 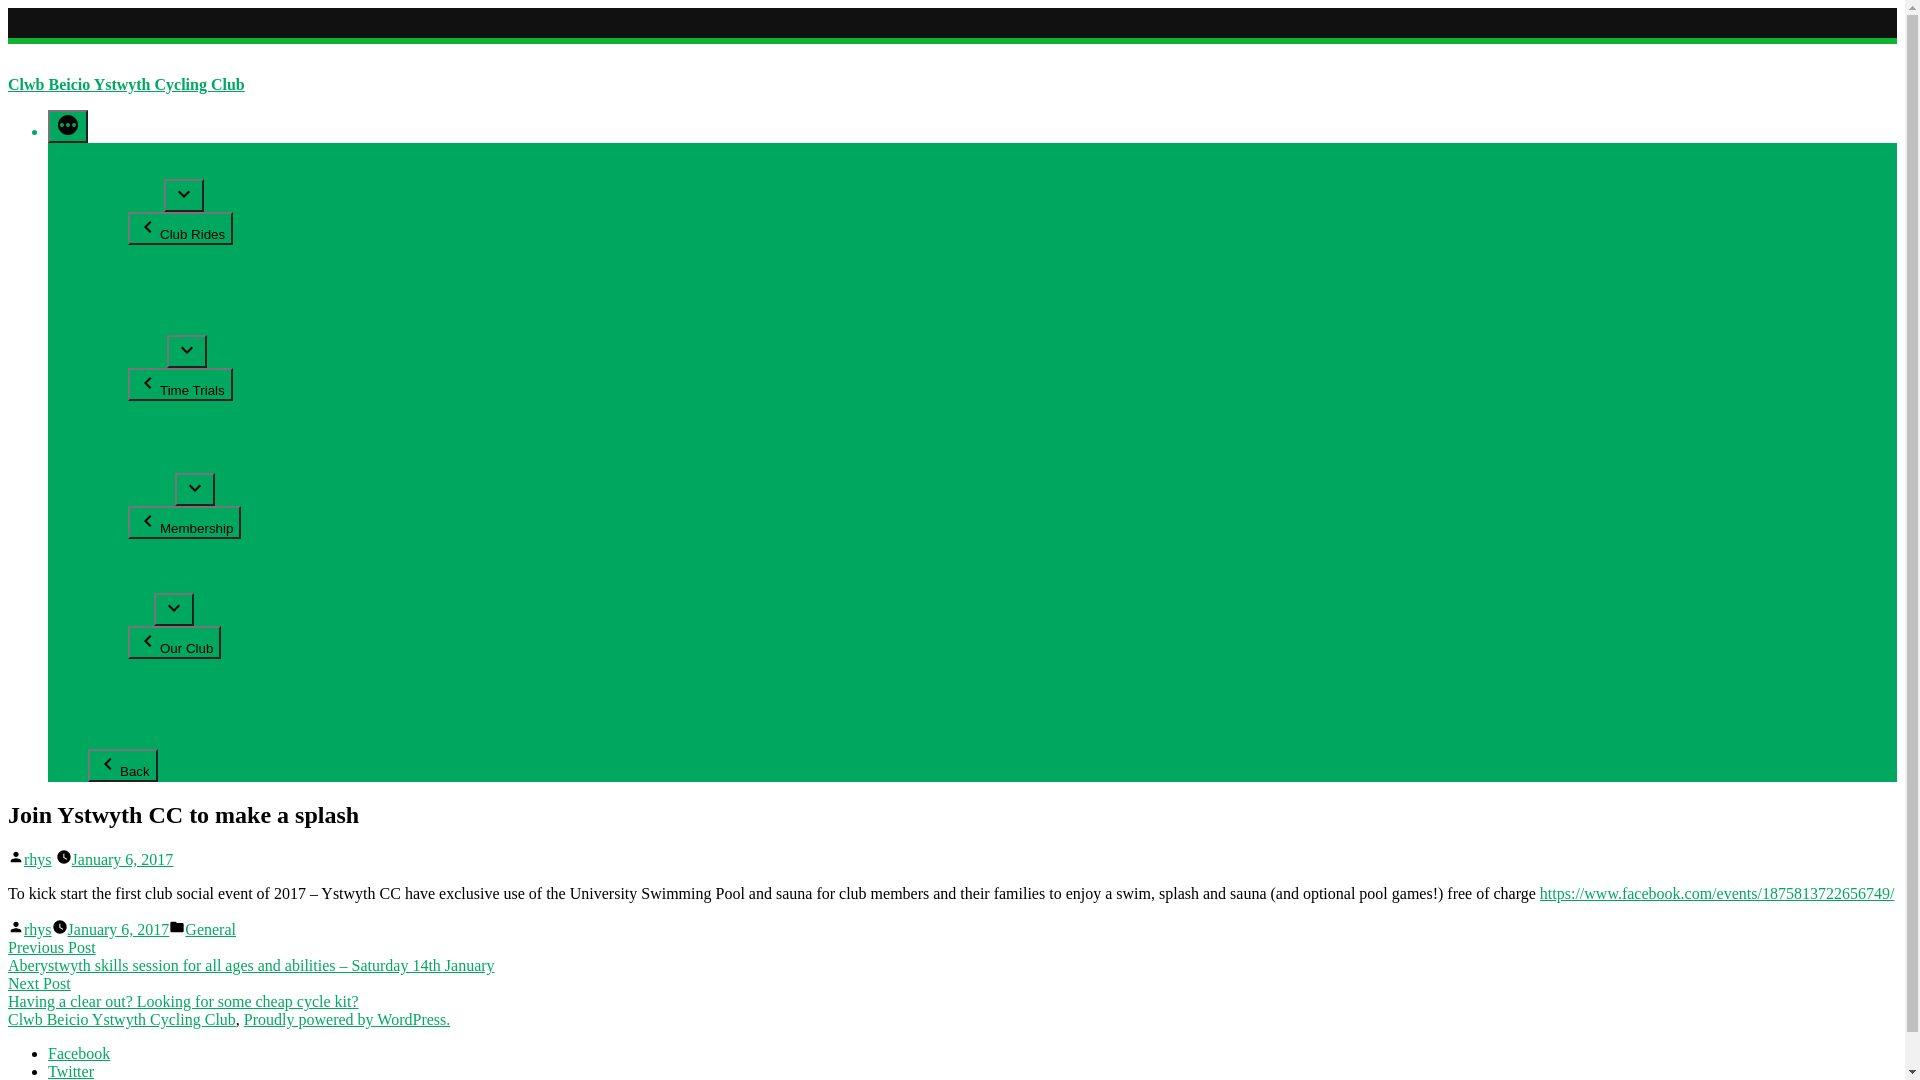 What do you see at coordinates (86, 200) in the screenshot?
I see `'Club Rides'` at bounding box center [86, 200].